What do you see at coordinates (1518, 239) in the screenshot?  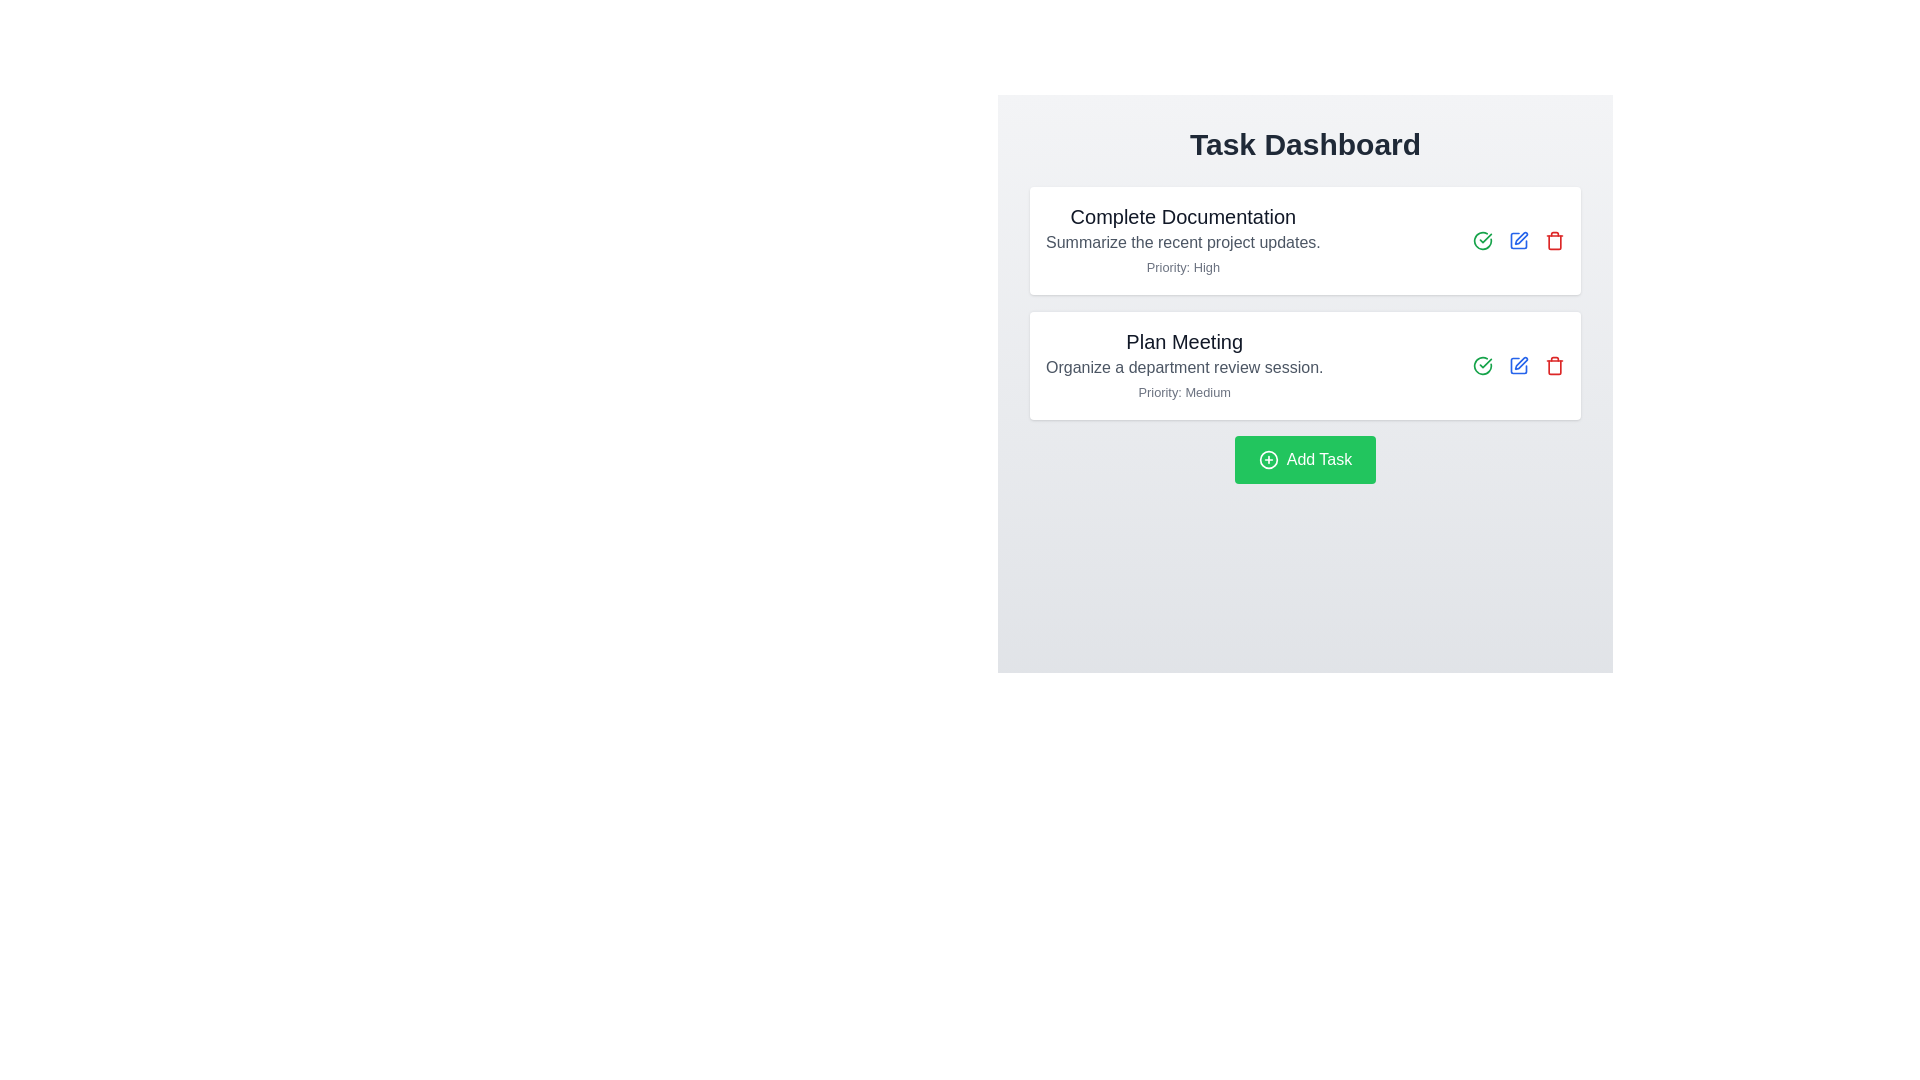 I see `the blue pen icon button associated with 'Complete Documentation'` at bounding box center [1518, 239].